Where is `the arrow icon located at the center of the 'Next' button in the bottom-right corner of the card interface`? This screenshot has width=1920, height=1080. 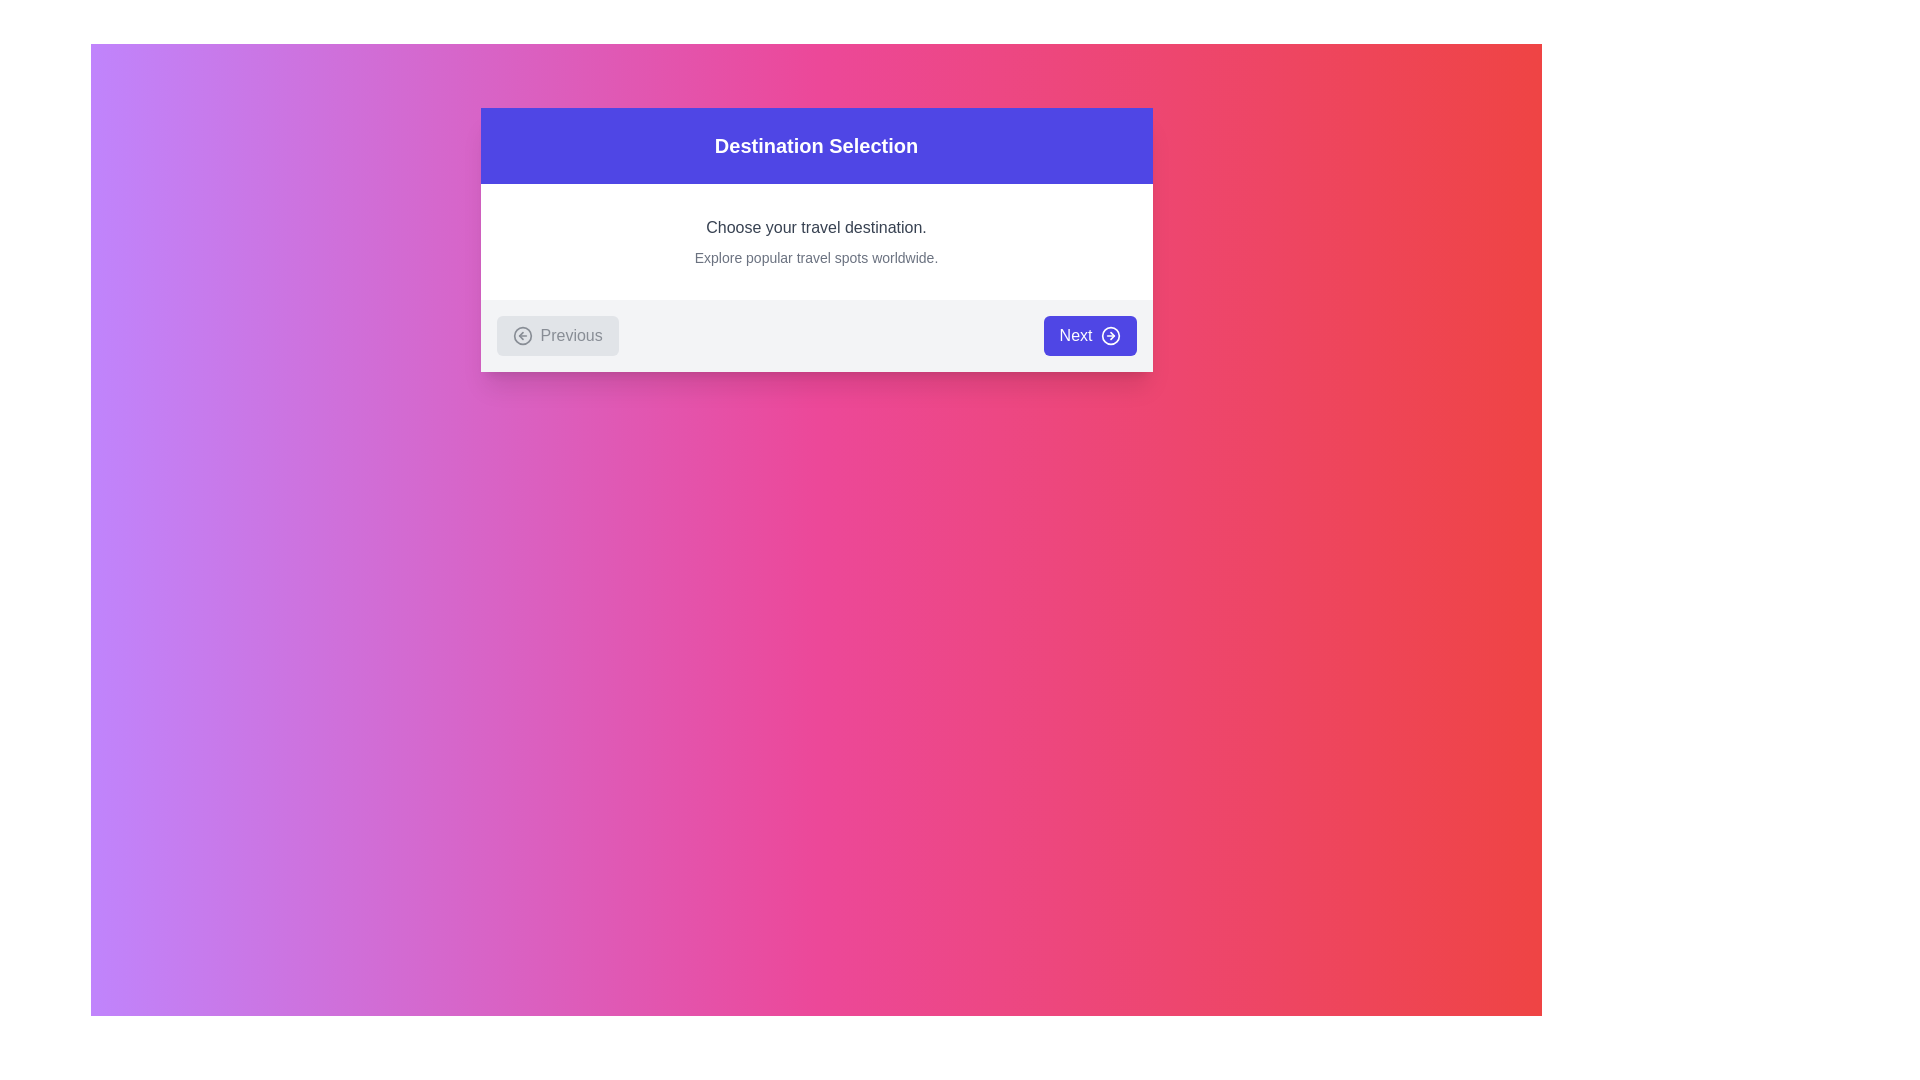 the arrow icon located at the center of the 'Next' button in the bottom-right corner of the card interface is located at coordinates (1109, 334).